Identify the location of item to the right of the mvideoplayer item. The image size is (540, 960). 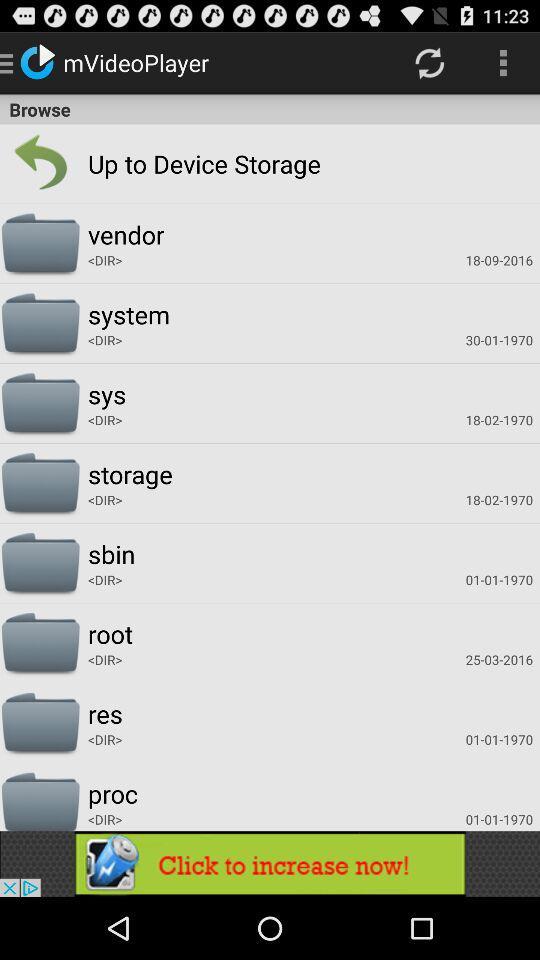
(428, 62).